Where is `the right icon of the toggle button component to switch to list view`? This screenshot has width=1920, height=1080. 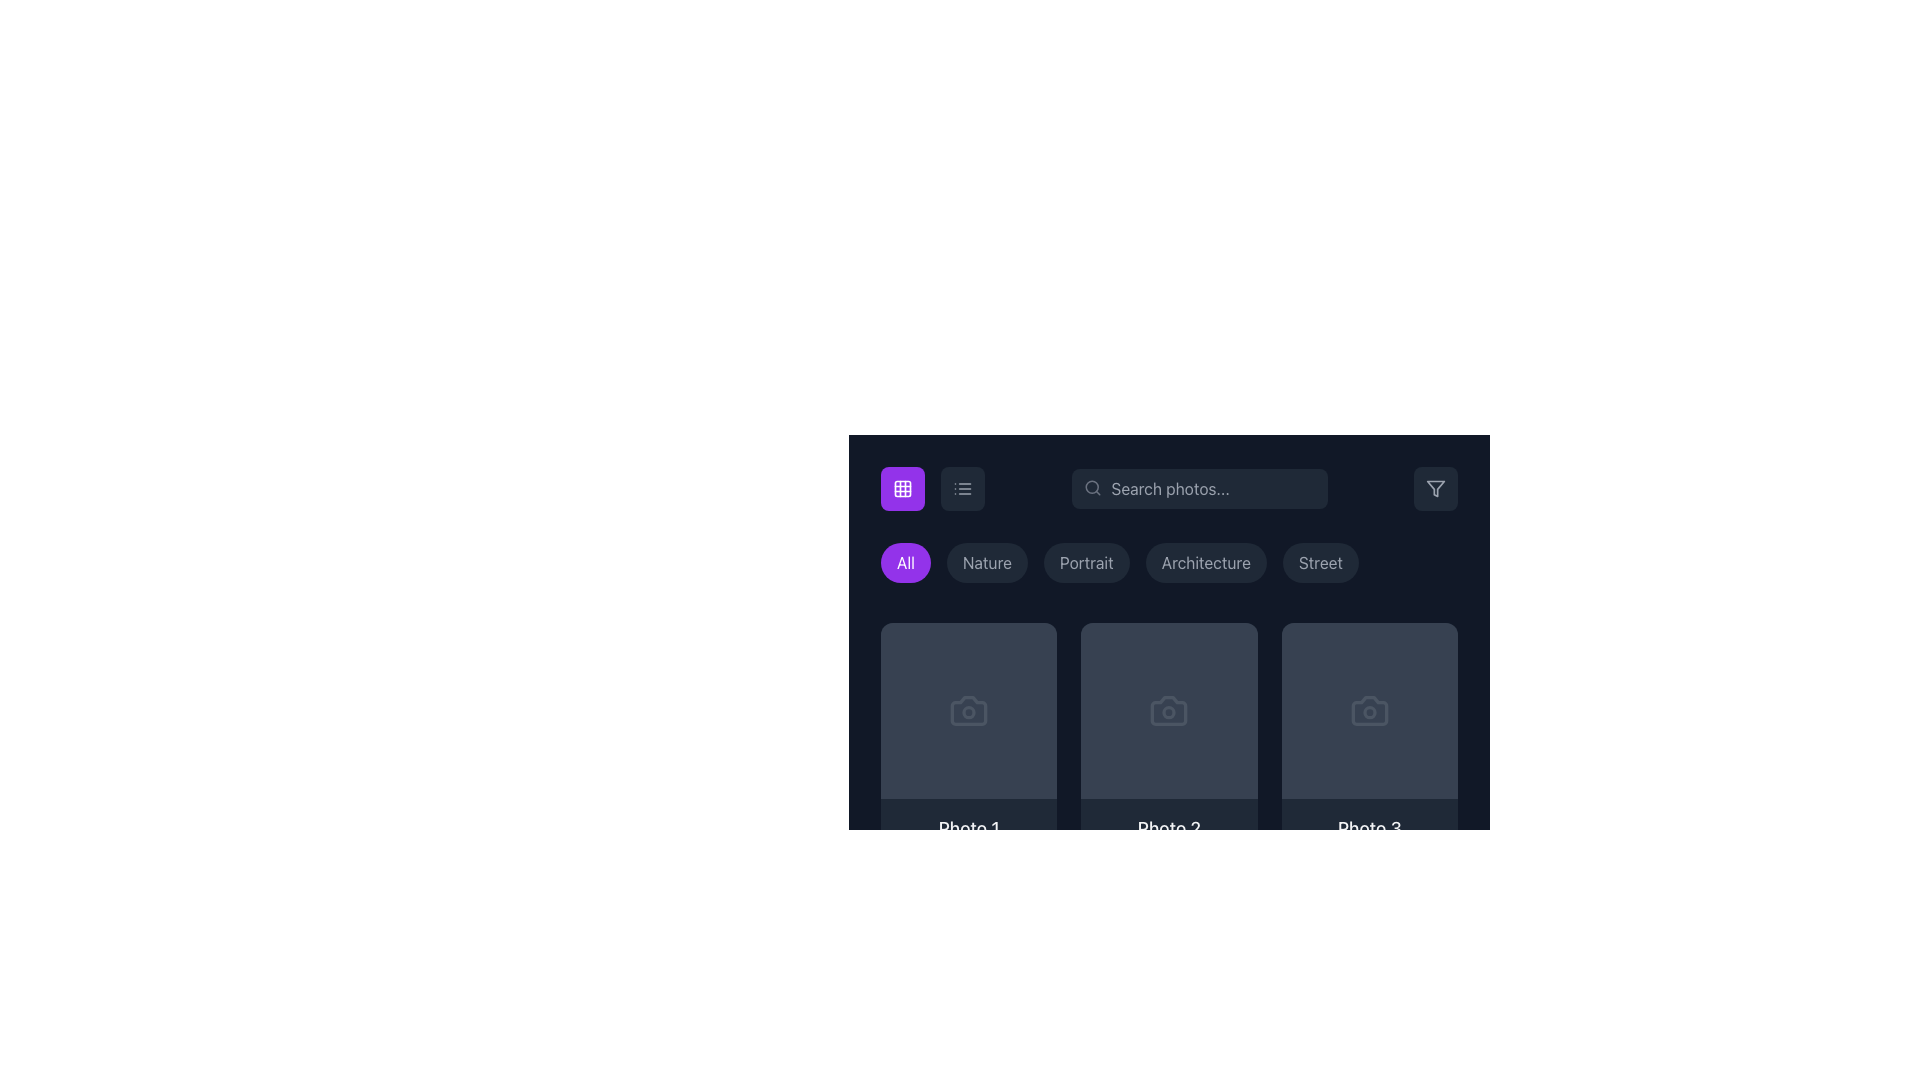 the right icon of the toggle button component to switch to list view is located at coordinates (931, 489).